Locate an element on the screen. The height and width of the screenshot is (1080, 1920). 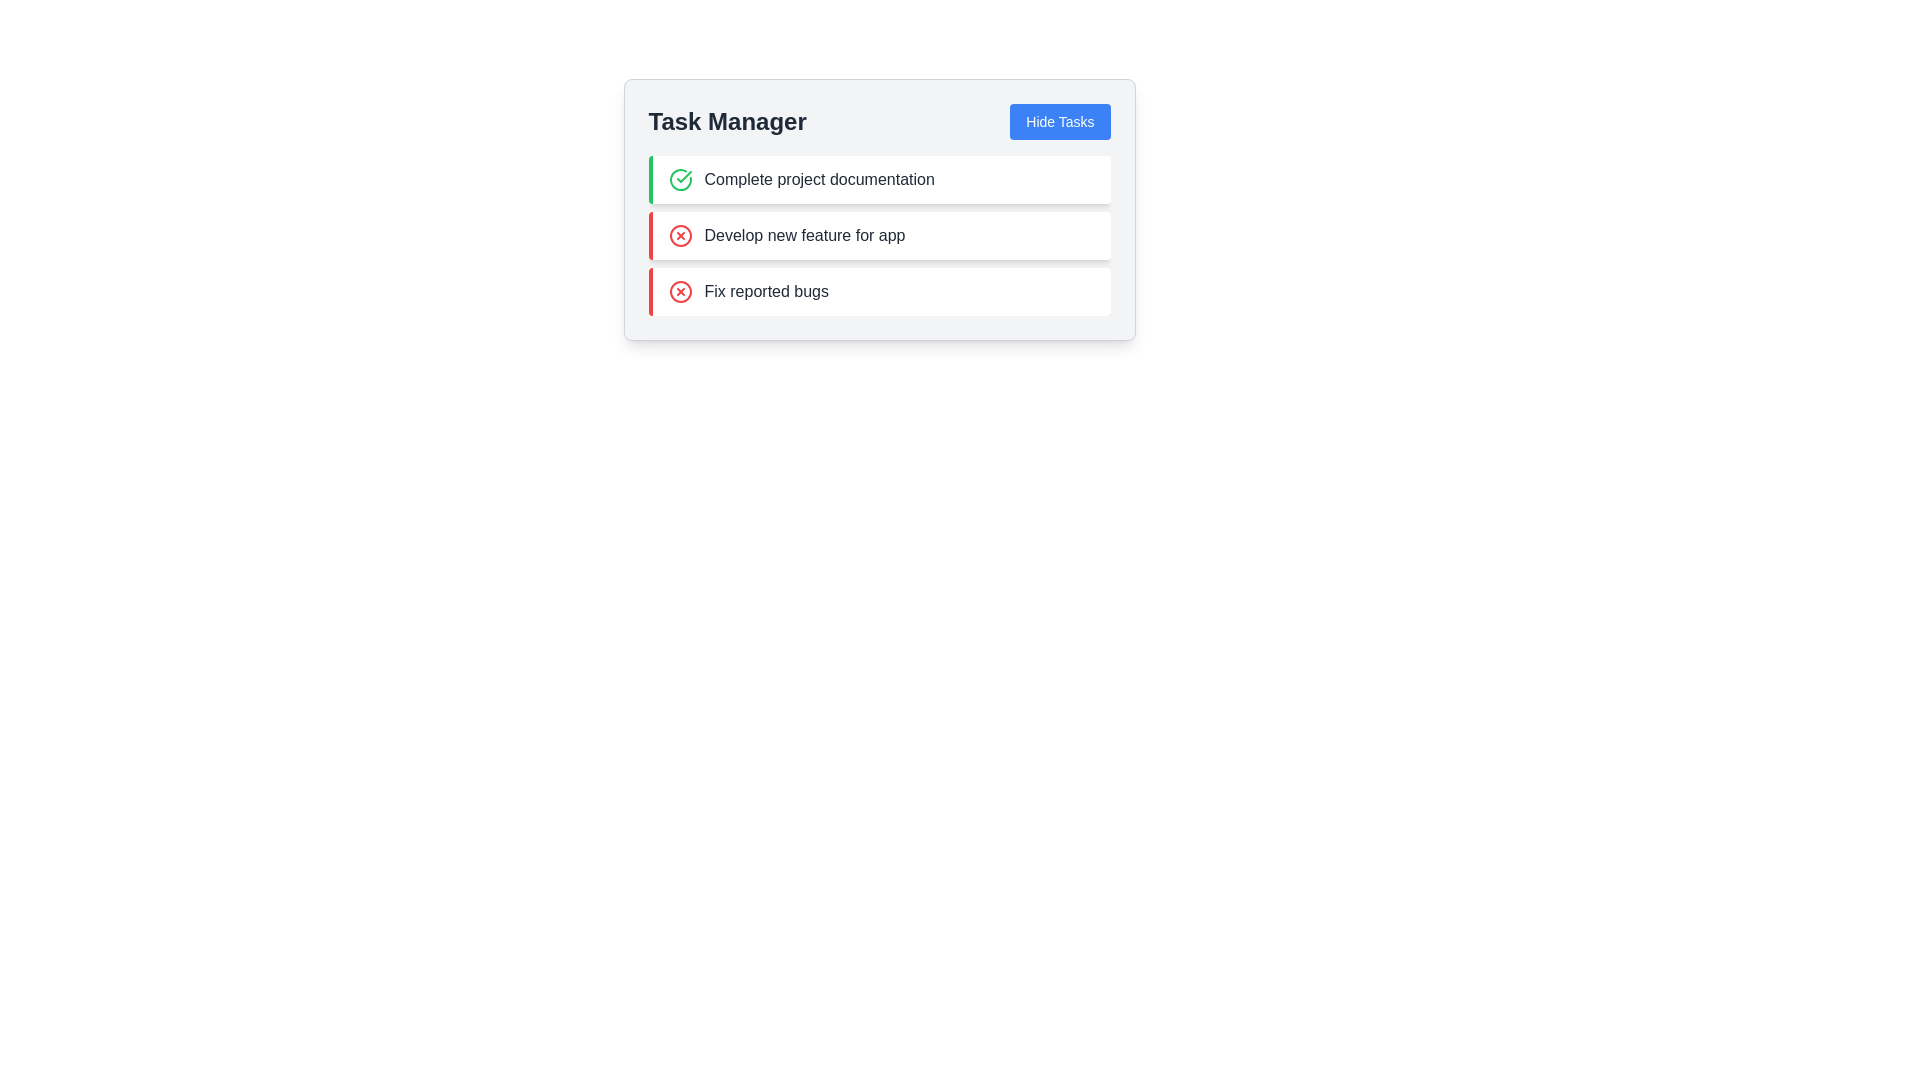
the blue button labeled 'Hide Tasks' in the top right corner of the 'Task Manager' section is located at coordinates (1059, 122).